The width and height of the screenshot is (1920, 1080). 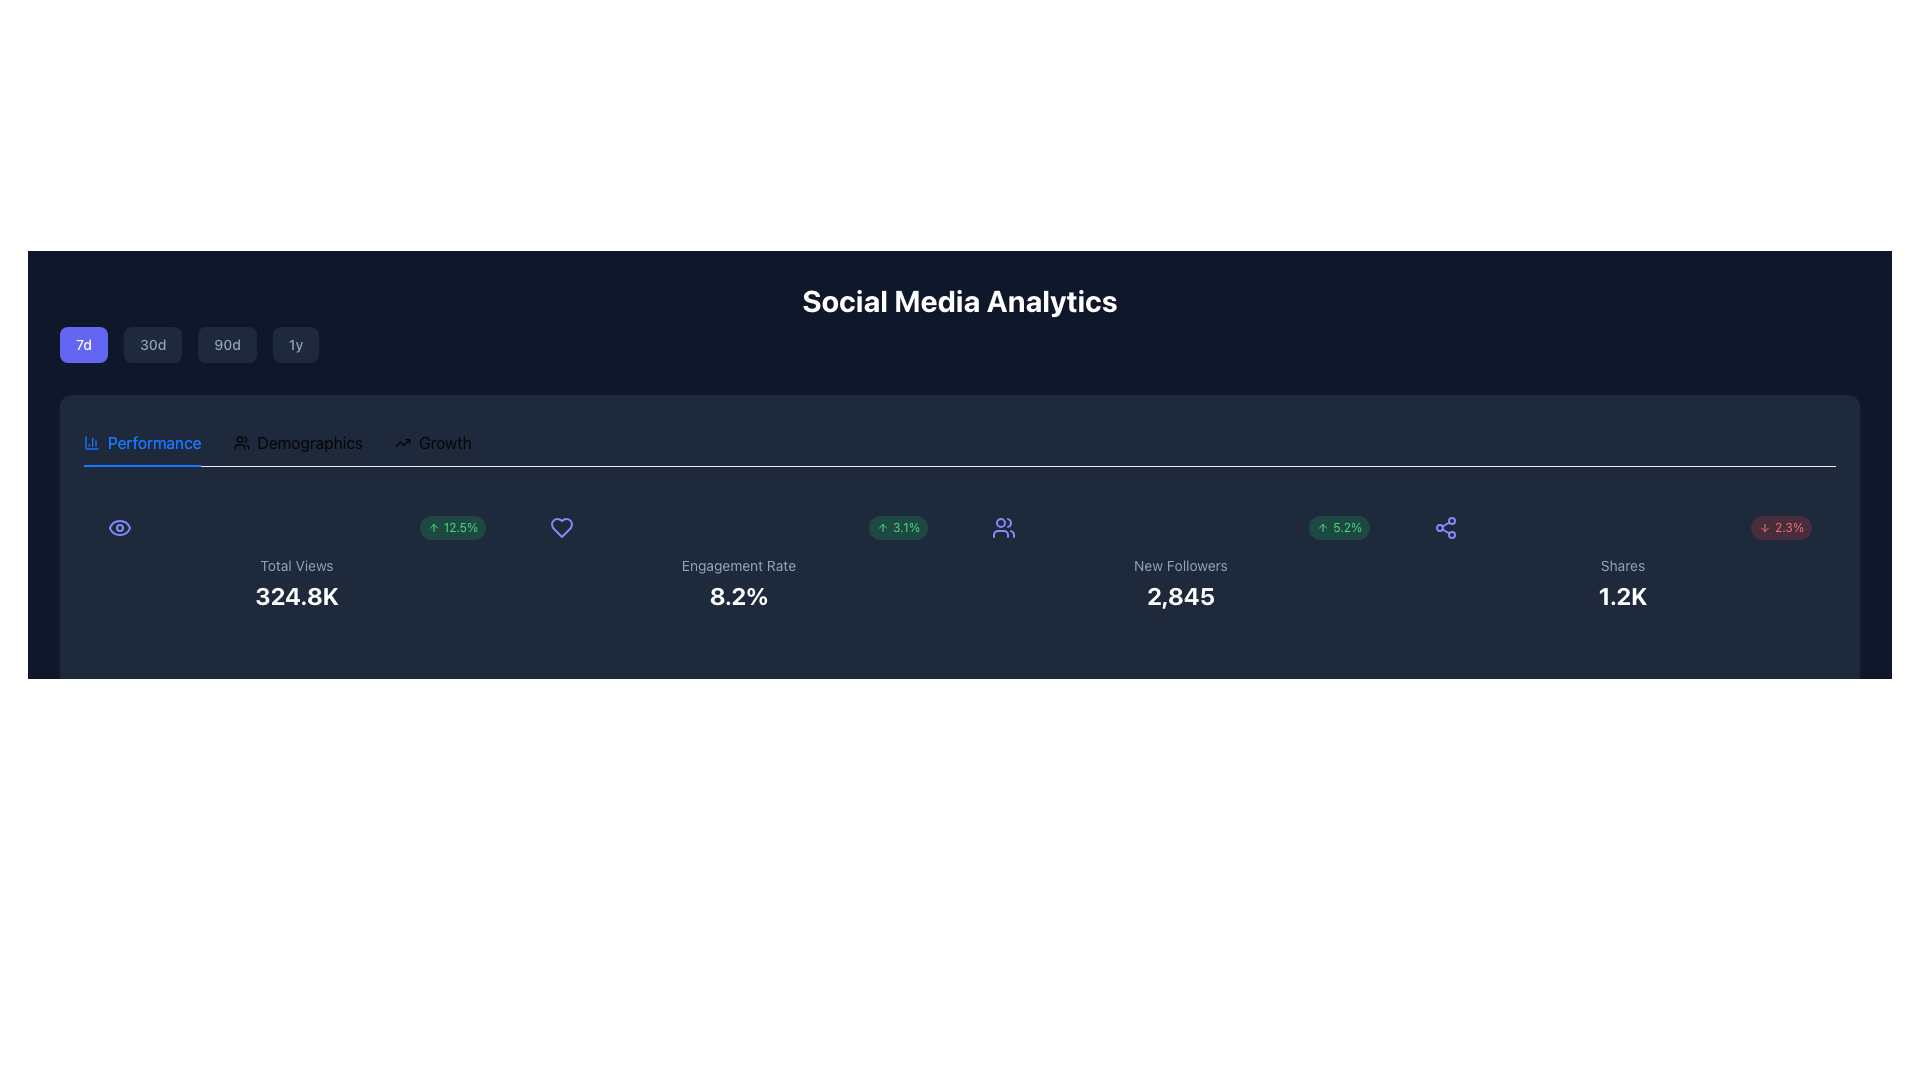 I want to click on the Card displaying the engagement rate metric summary, which is the second card in a grid layout, positioned between 'Total Views' and 'New Followers', so click(x=738, y=563).